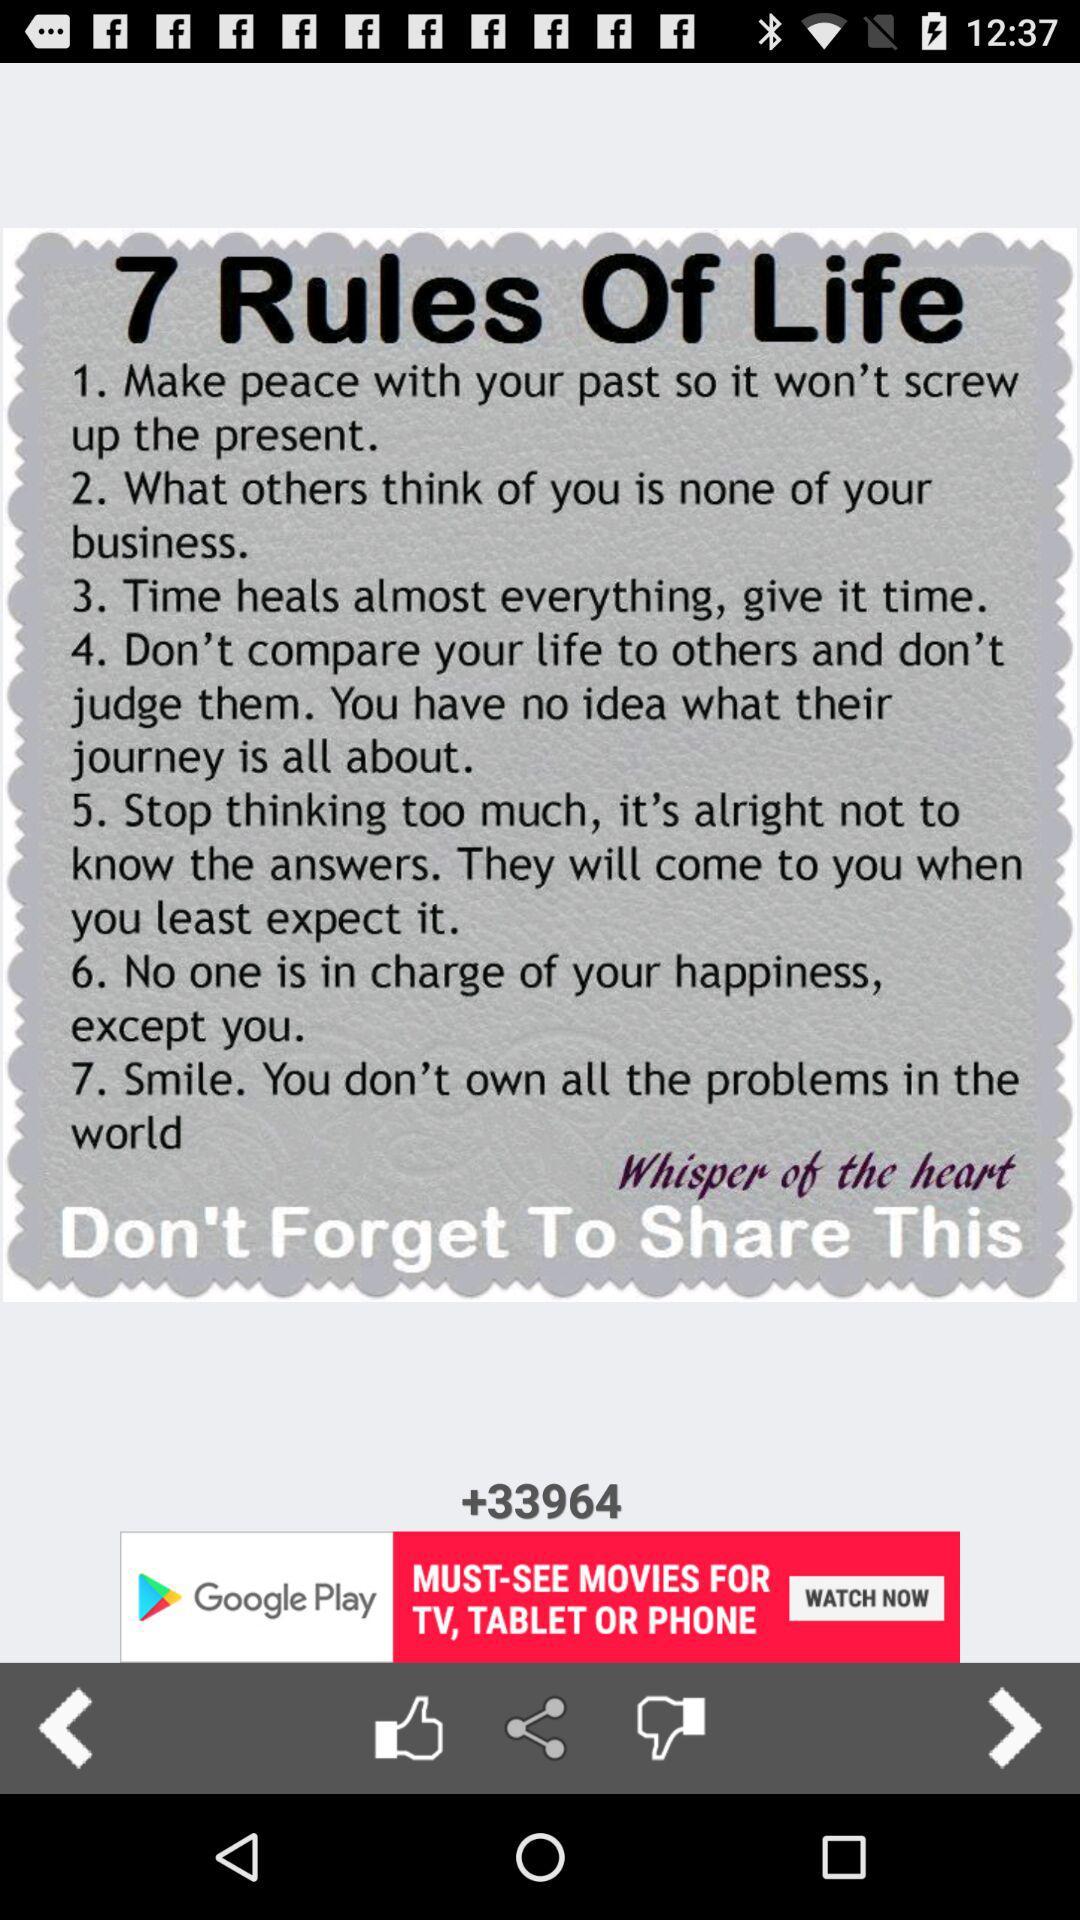 The image size is (1080, 1920). I want to click on the arrow_forward icon, so click(1014, 1848).